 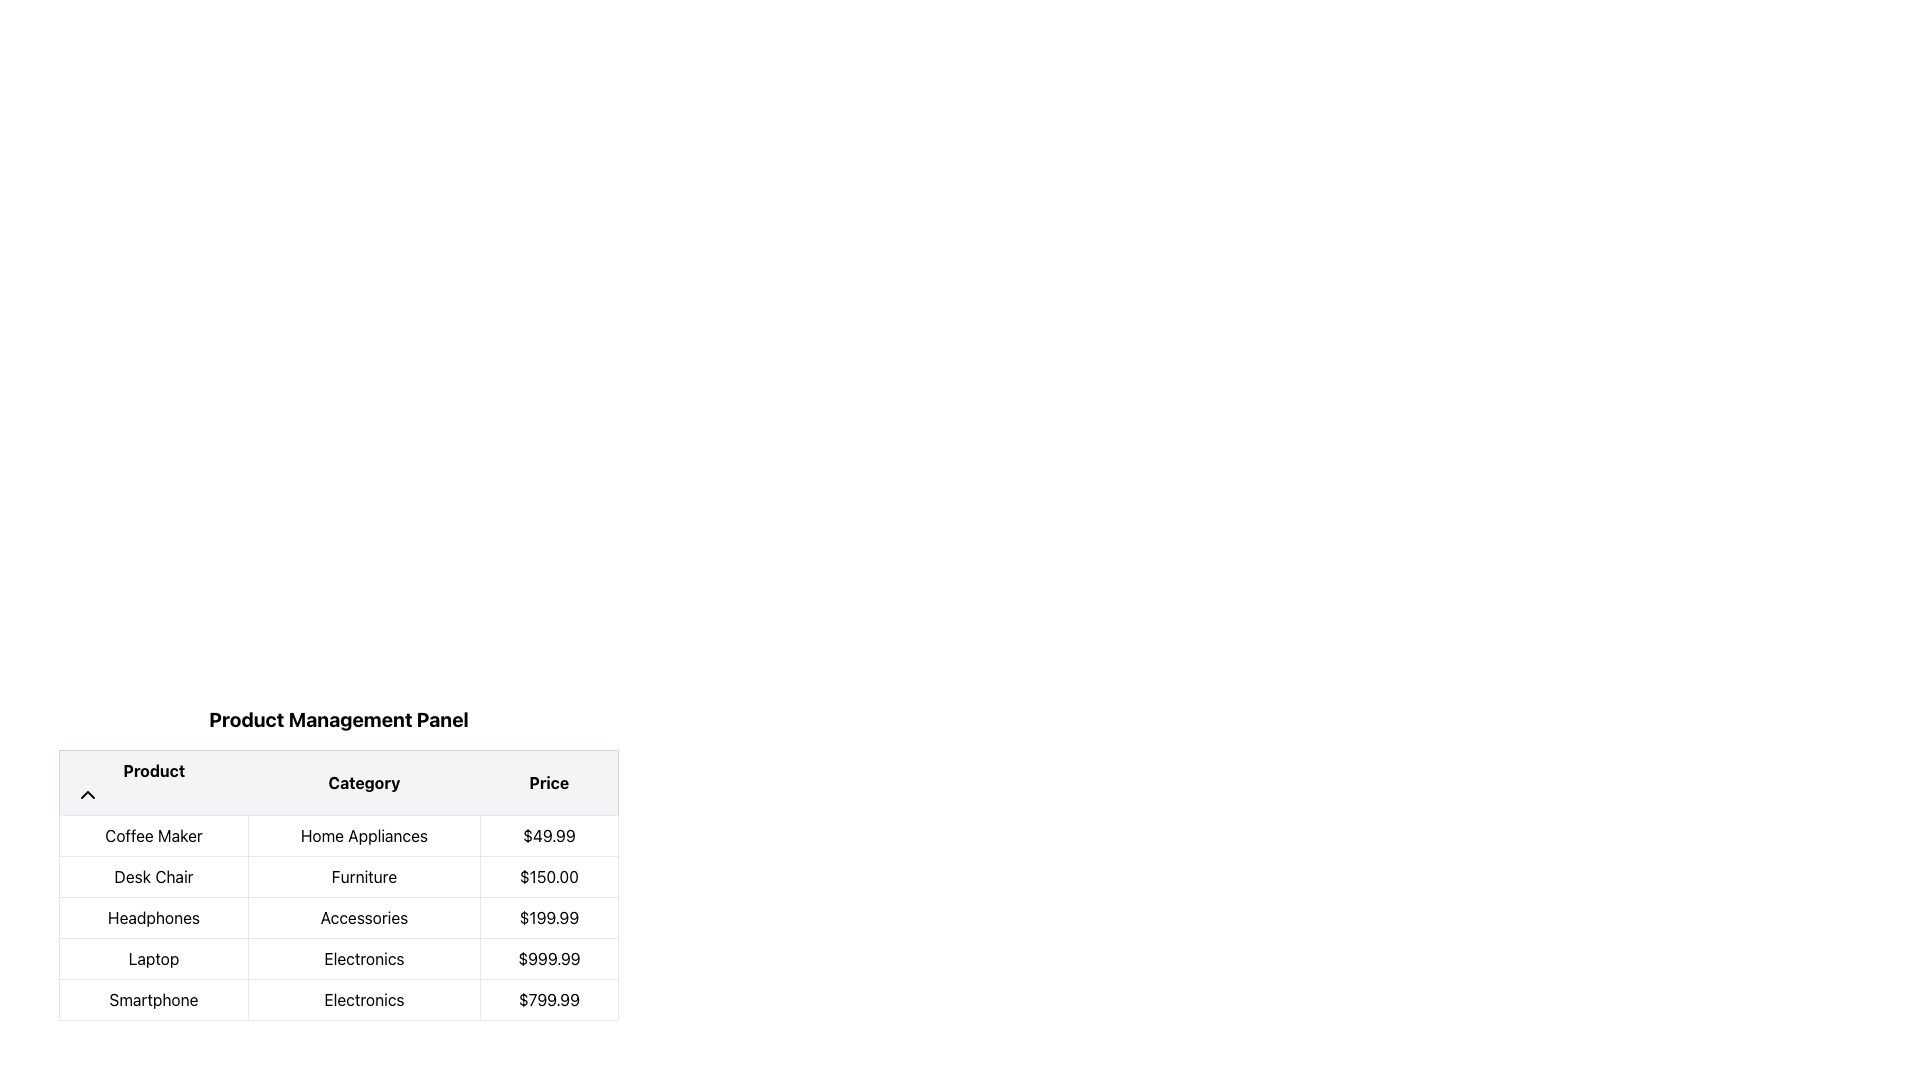 I want to click on the 'Smartphone' text label in the product management table, which displays the product name in the leftmost column of the last visible row, so click(x=152, y=999).